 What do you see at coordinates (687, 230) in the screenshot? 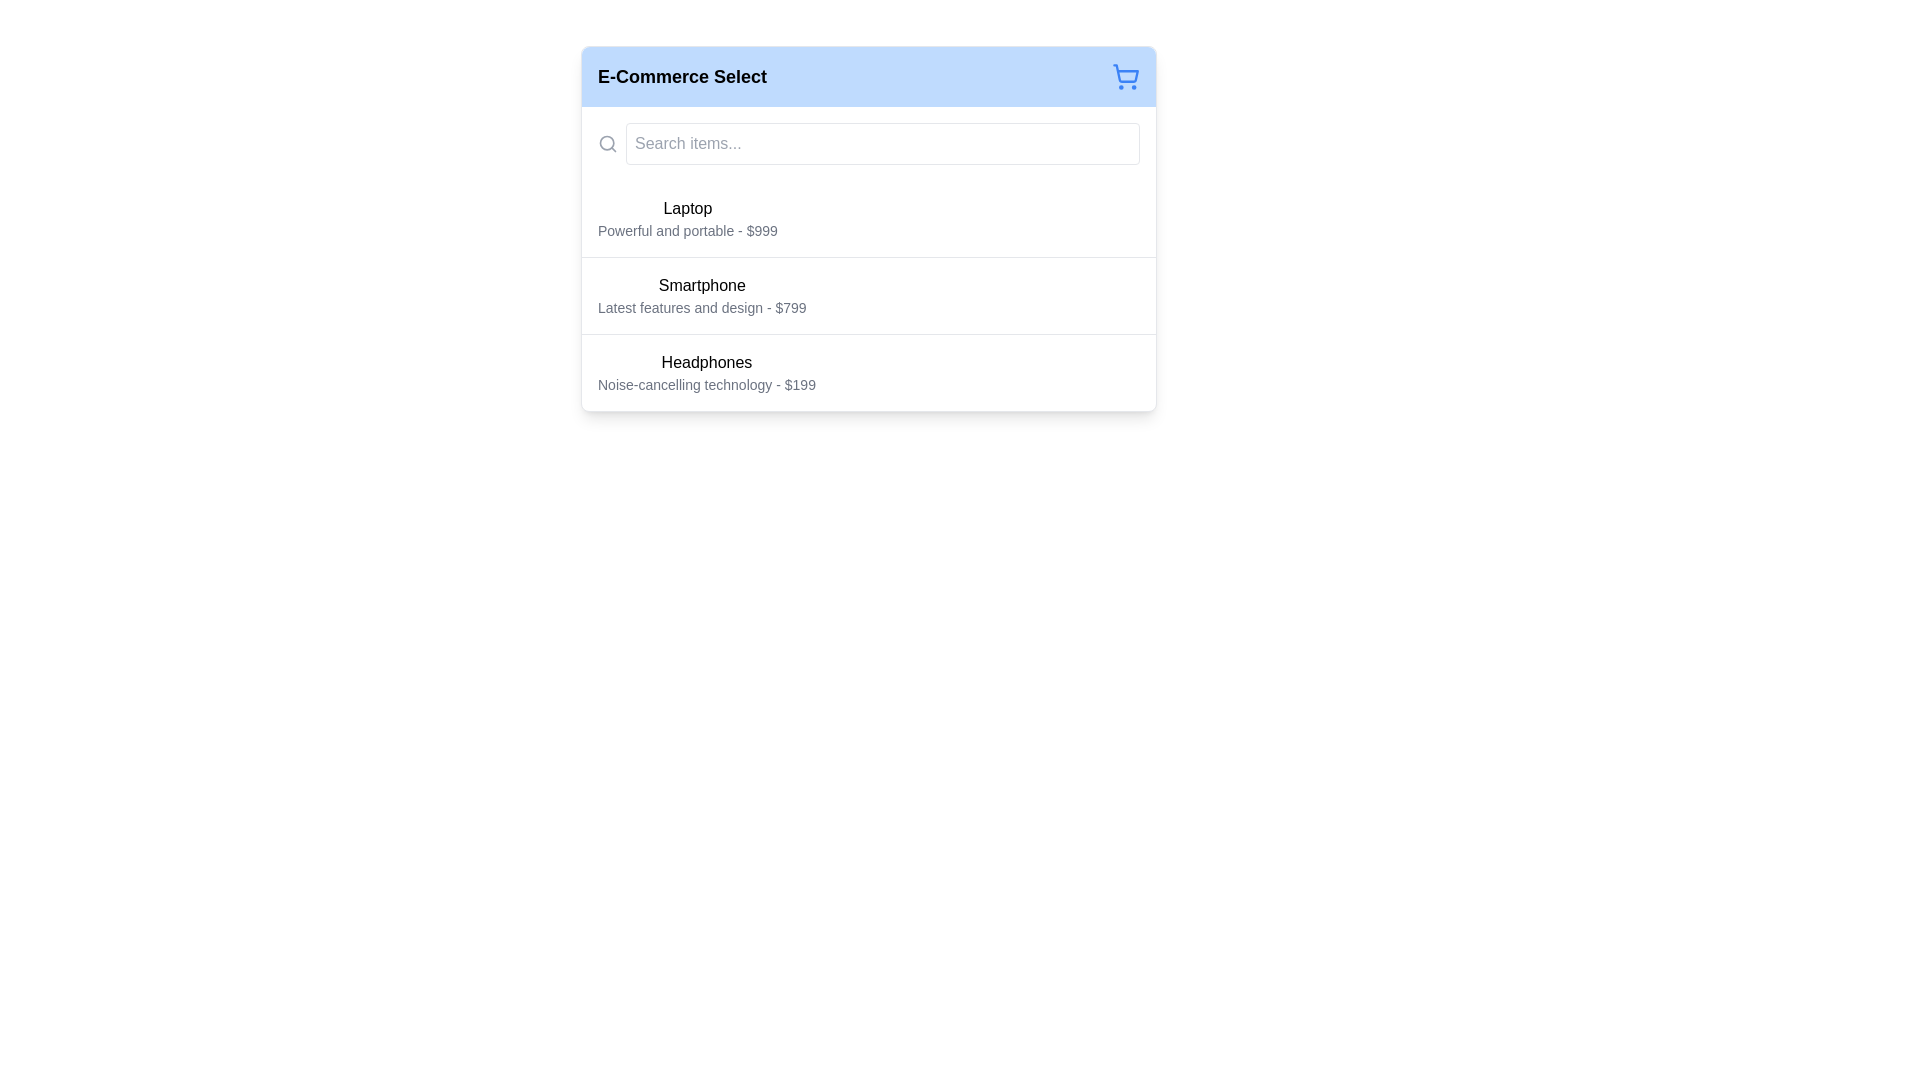
I see `the text description element providing details and price for the product 'Laptop', located beneath its title in a list-style interface` at bounding box center [687, 230].